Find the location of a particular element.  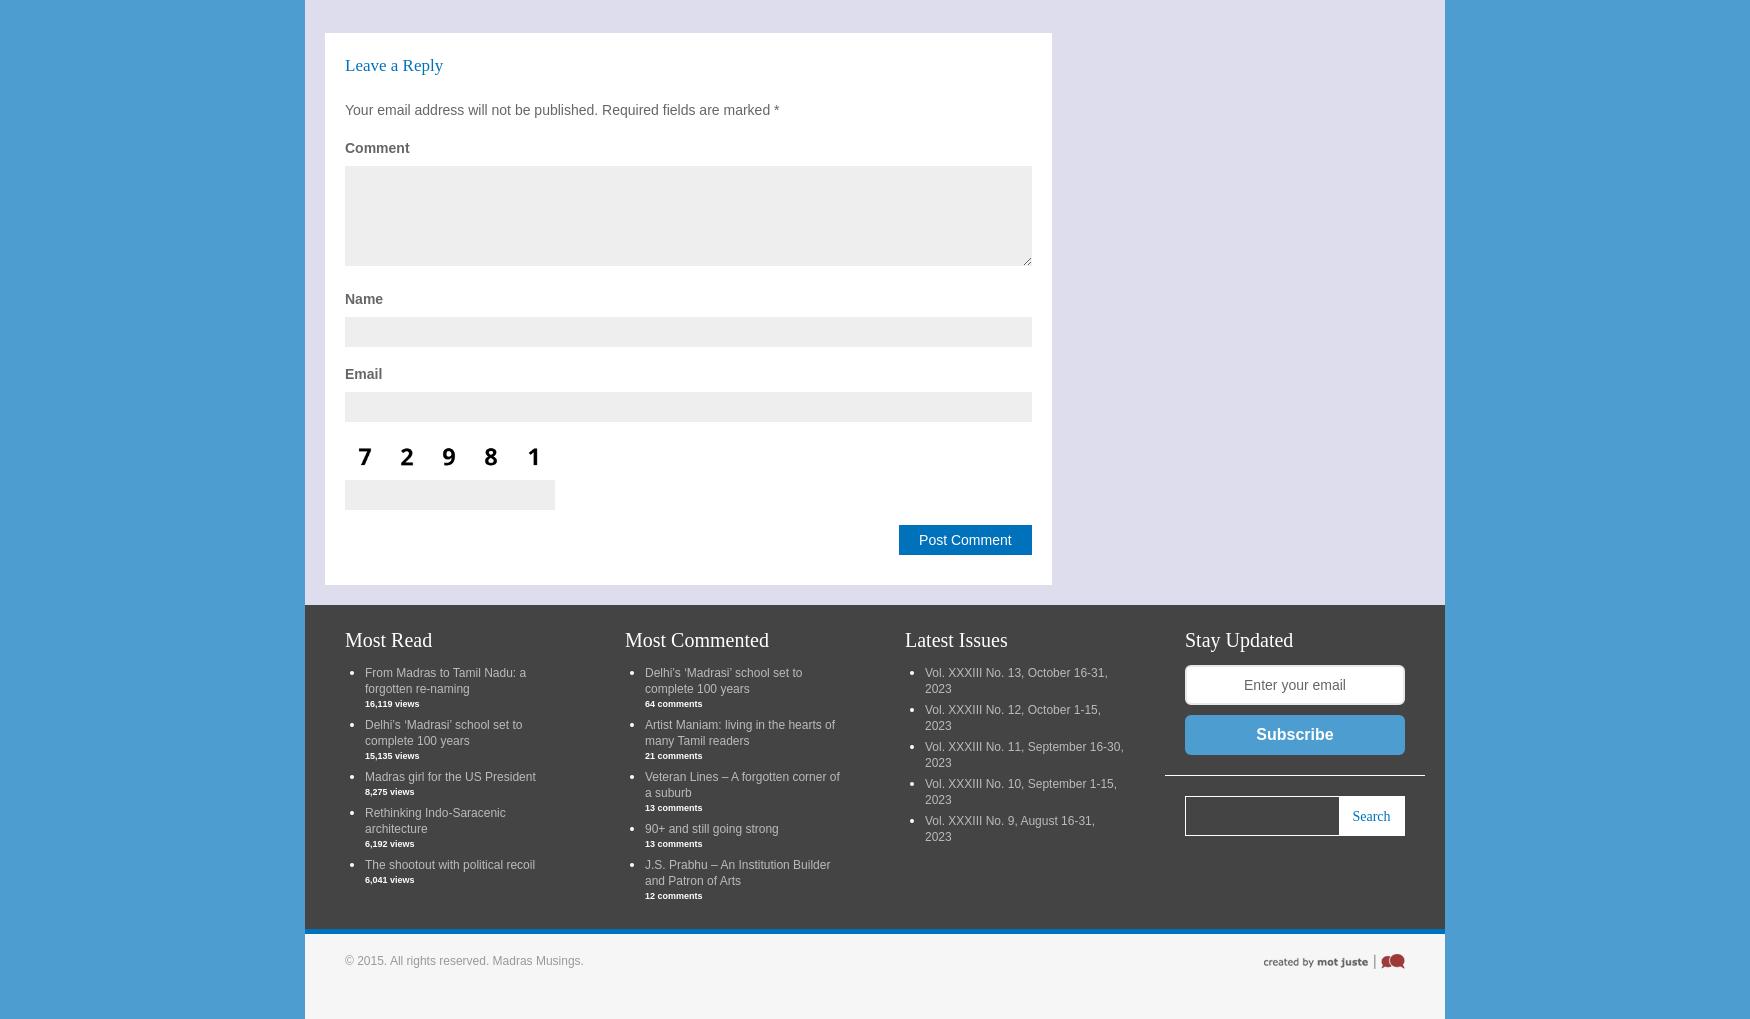

'Madras girl for the US President' is located at coordinates (449, 775).